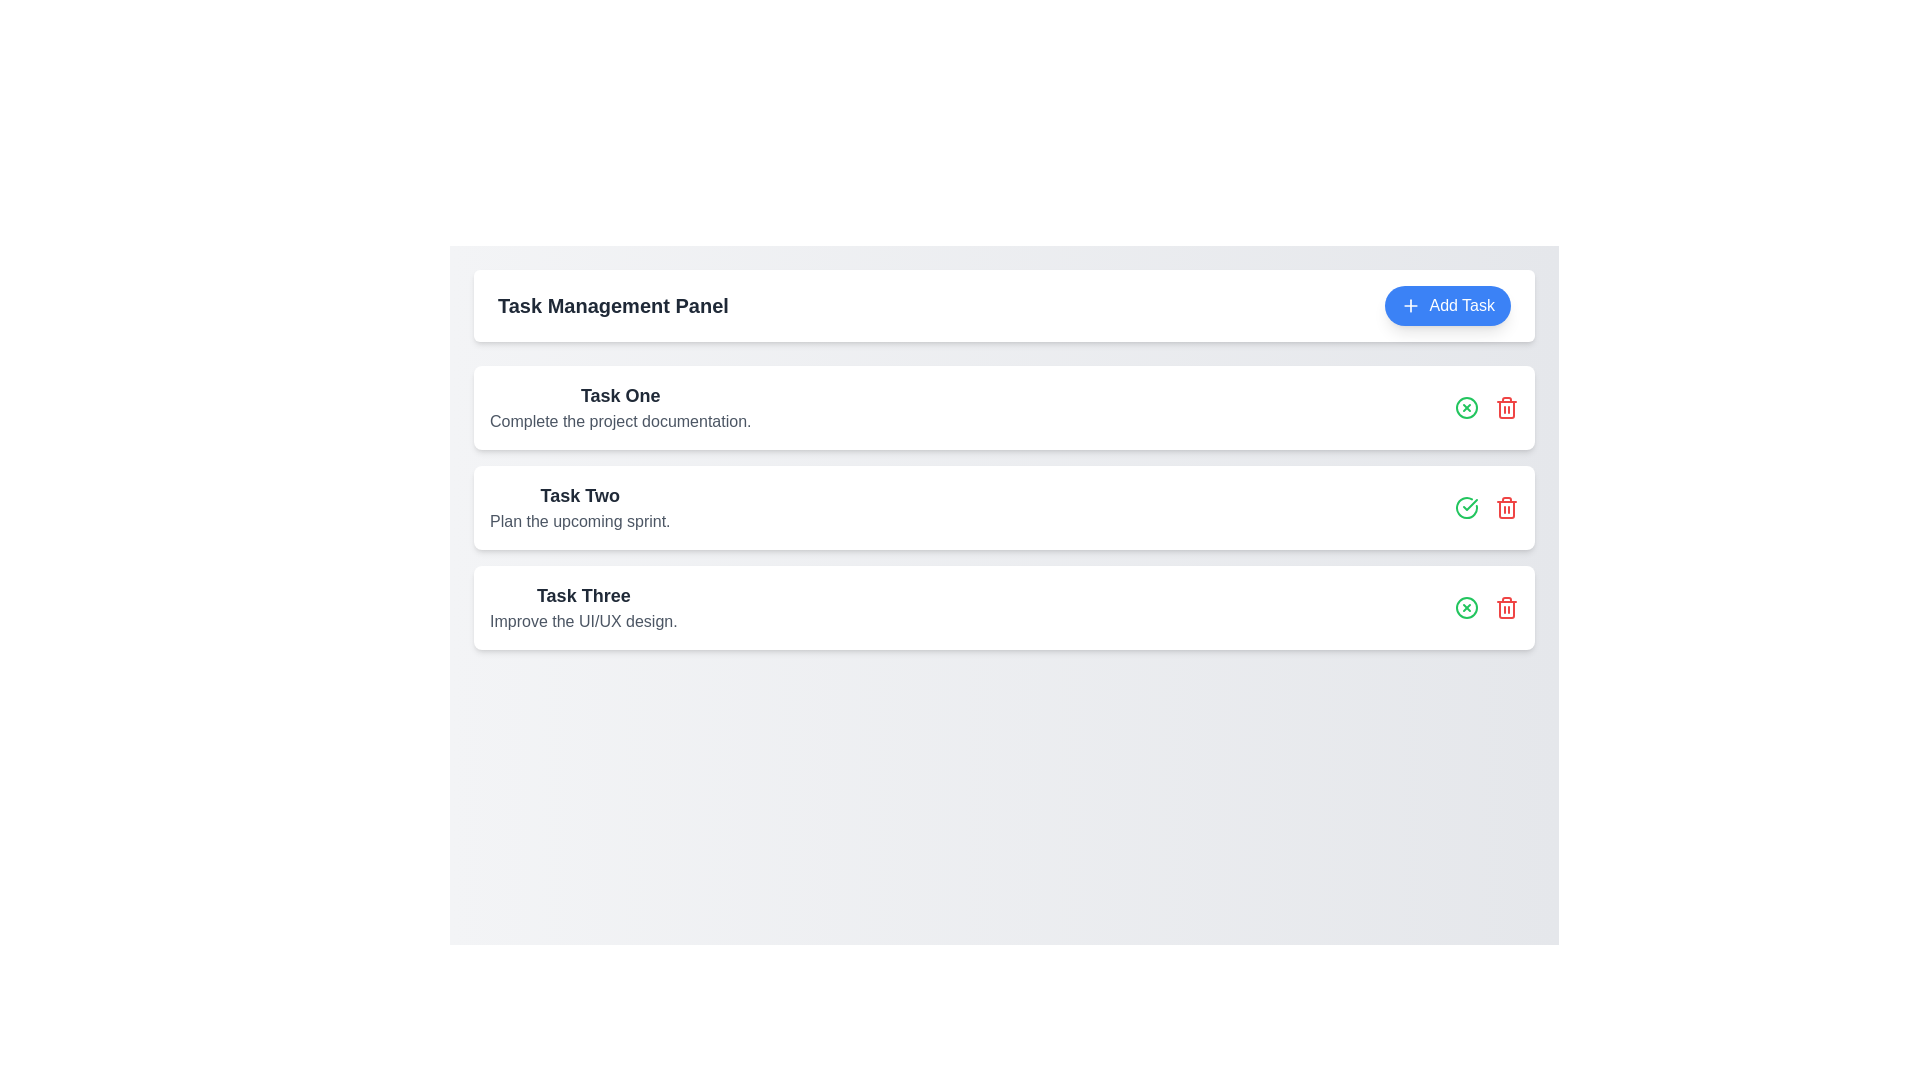  Describe the element at coordinates (619, 407) in the screenshot. I see `the Information display card` at that location.